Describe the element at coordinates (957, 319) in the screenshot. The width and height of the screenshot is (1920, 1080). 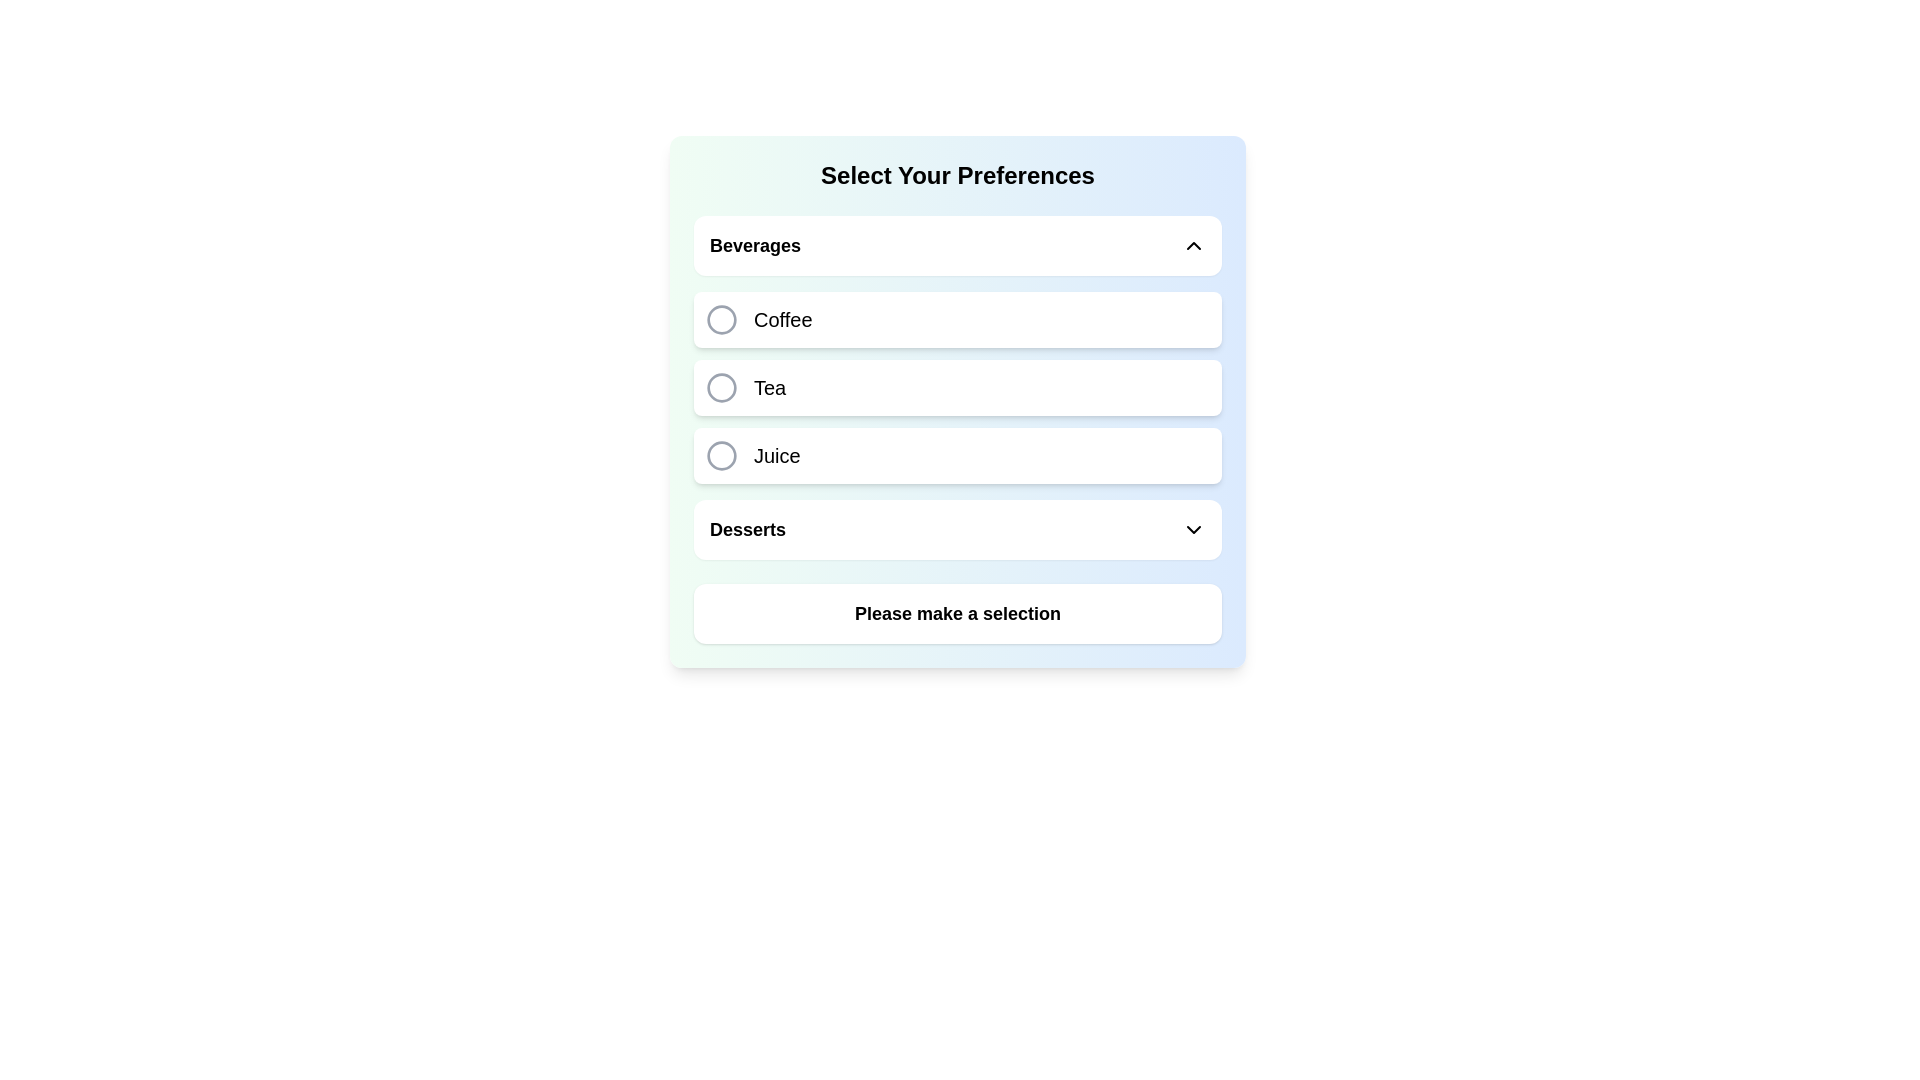
I see `the first selectable option in the 'Beverages' section` at that location.